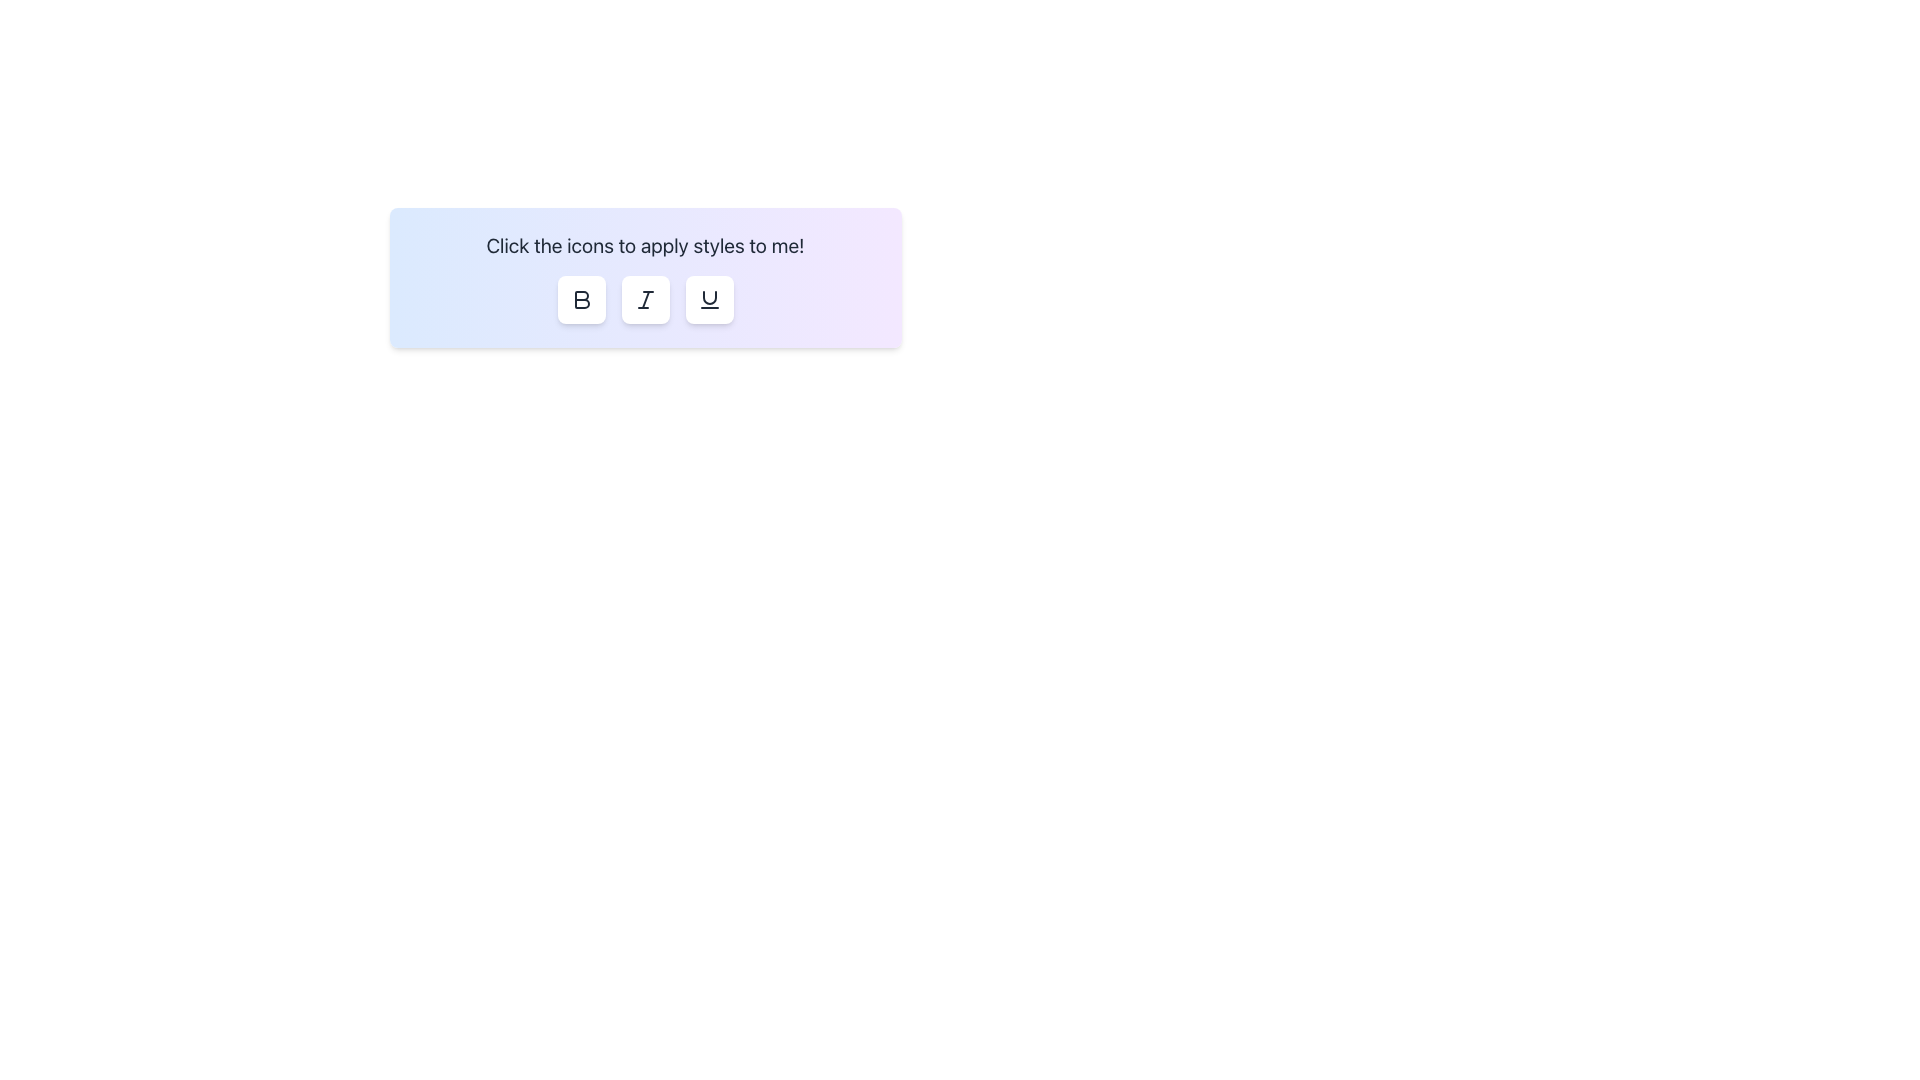  Describe the element at coordinates (645, 300) in the screenshot. I see `the middle rounded button with an italicized 'I' icon, which is surrounded by buttons 'B' and 'U'` at that location.